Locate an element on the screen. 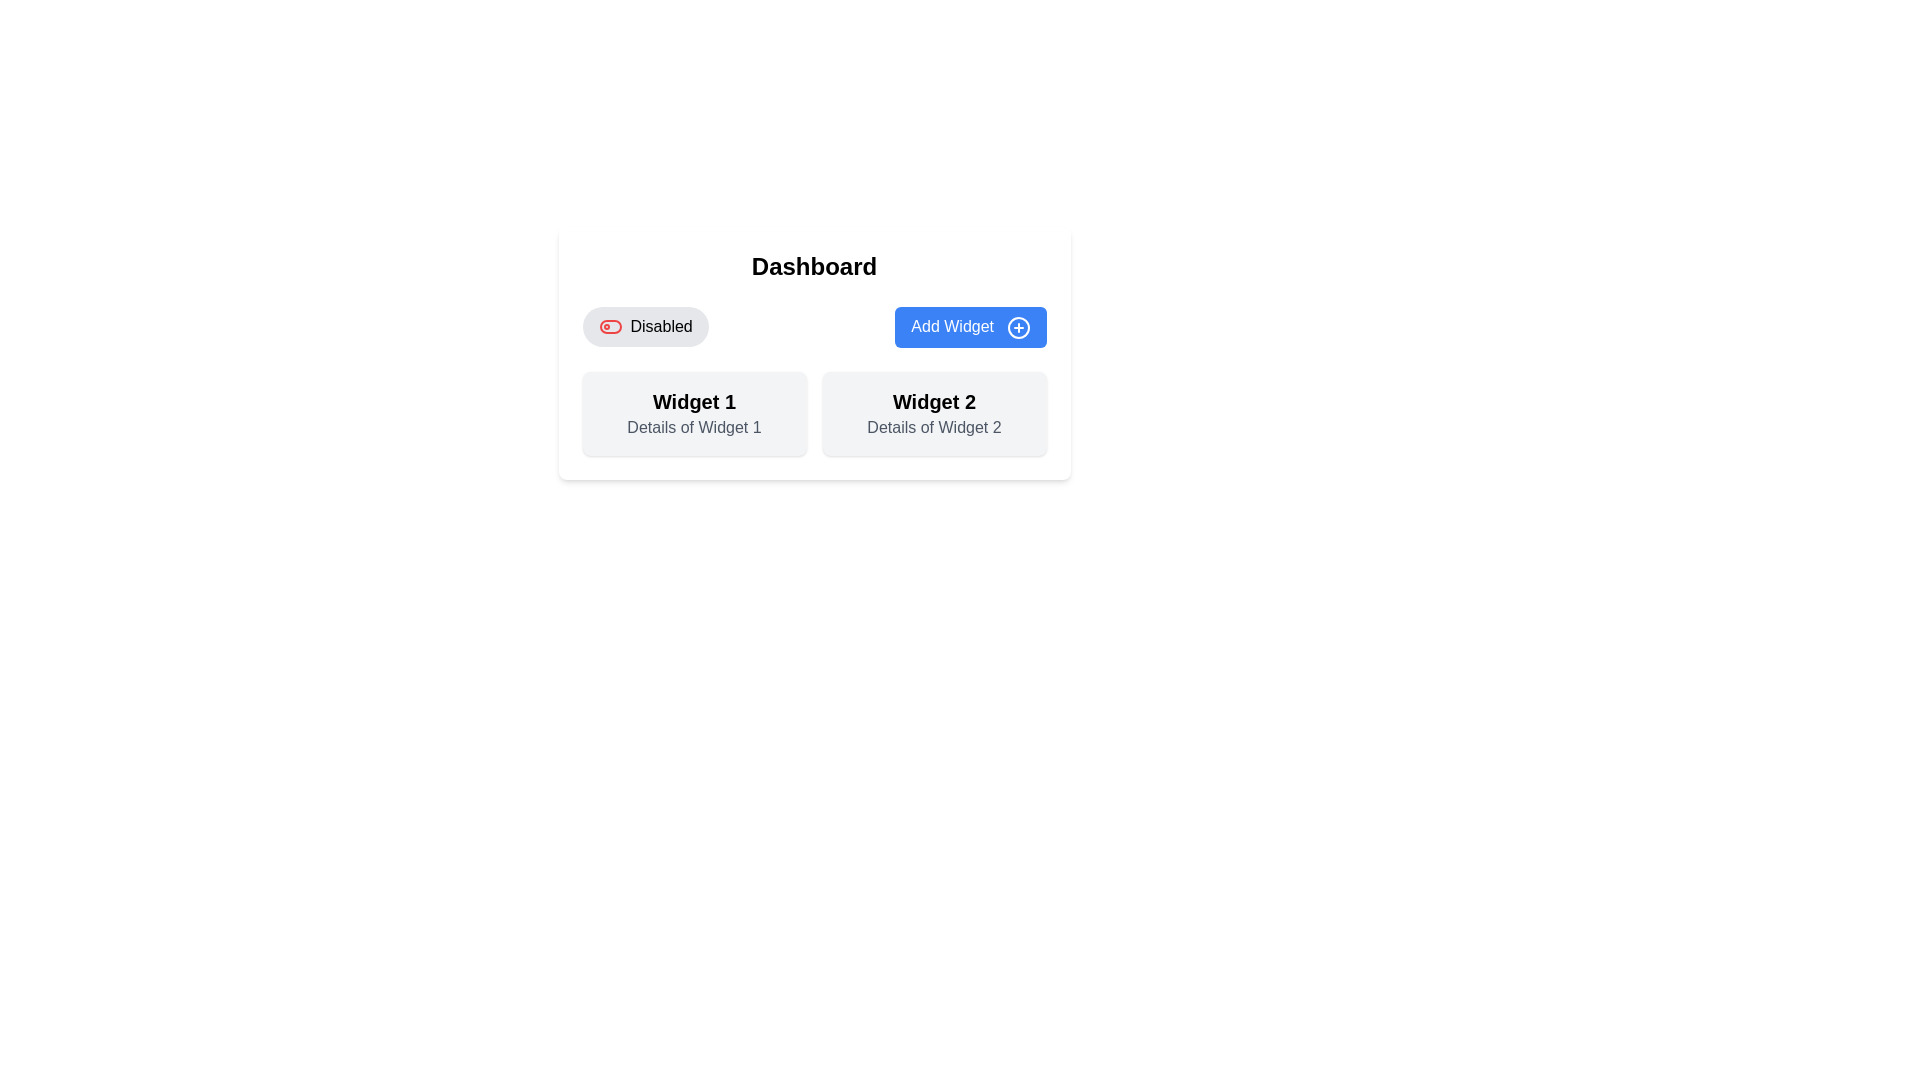  the blue 'Add Widget' button, which features a decorative SVG circle element at its center, to initiate the action of adding a new widget is located at coordinates (1018, 326).